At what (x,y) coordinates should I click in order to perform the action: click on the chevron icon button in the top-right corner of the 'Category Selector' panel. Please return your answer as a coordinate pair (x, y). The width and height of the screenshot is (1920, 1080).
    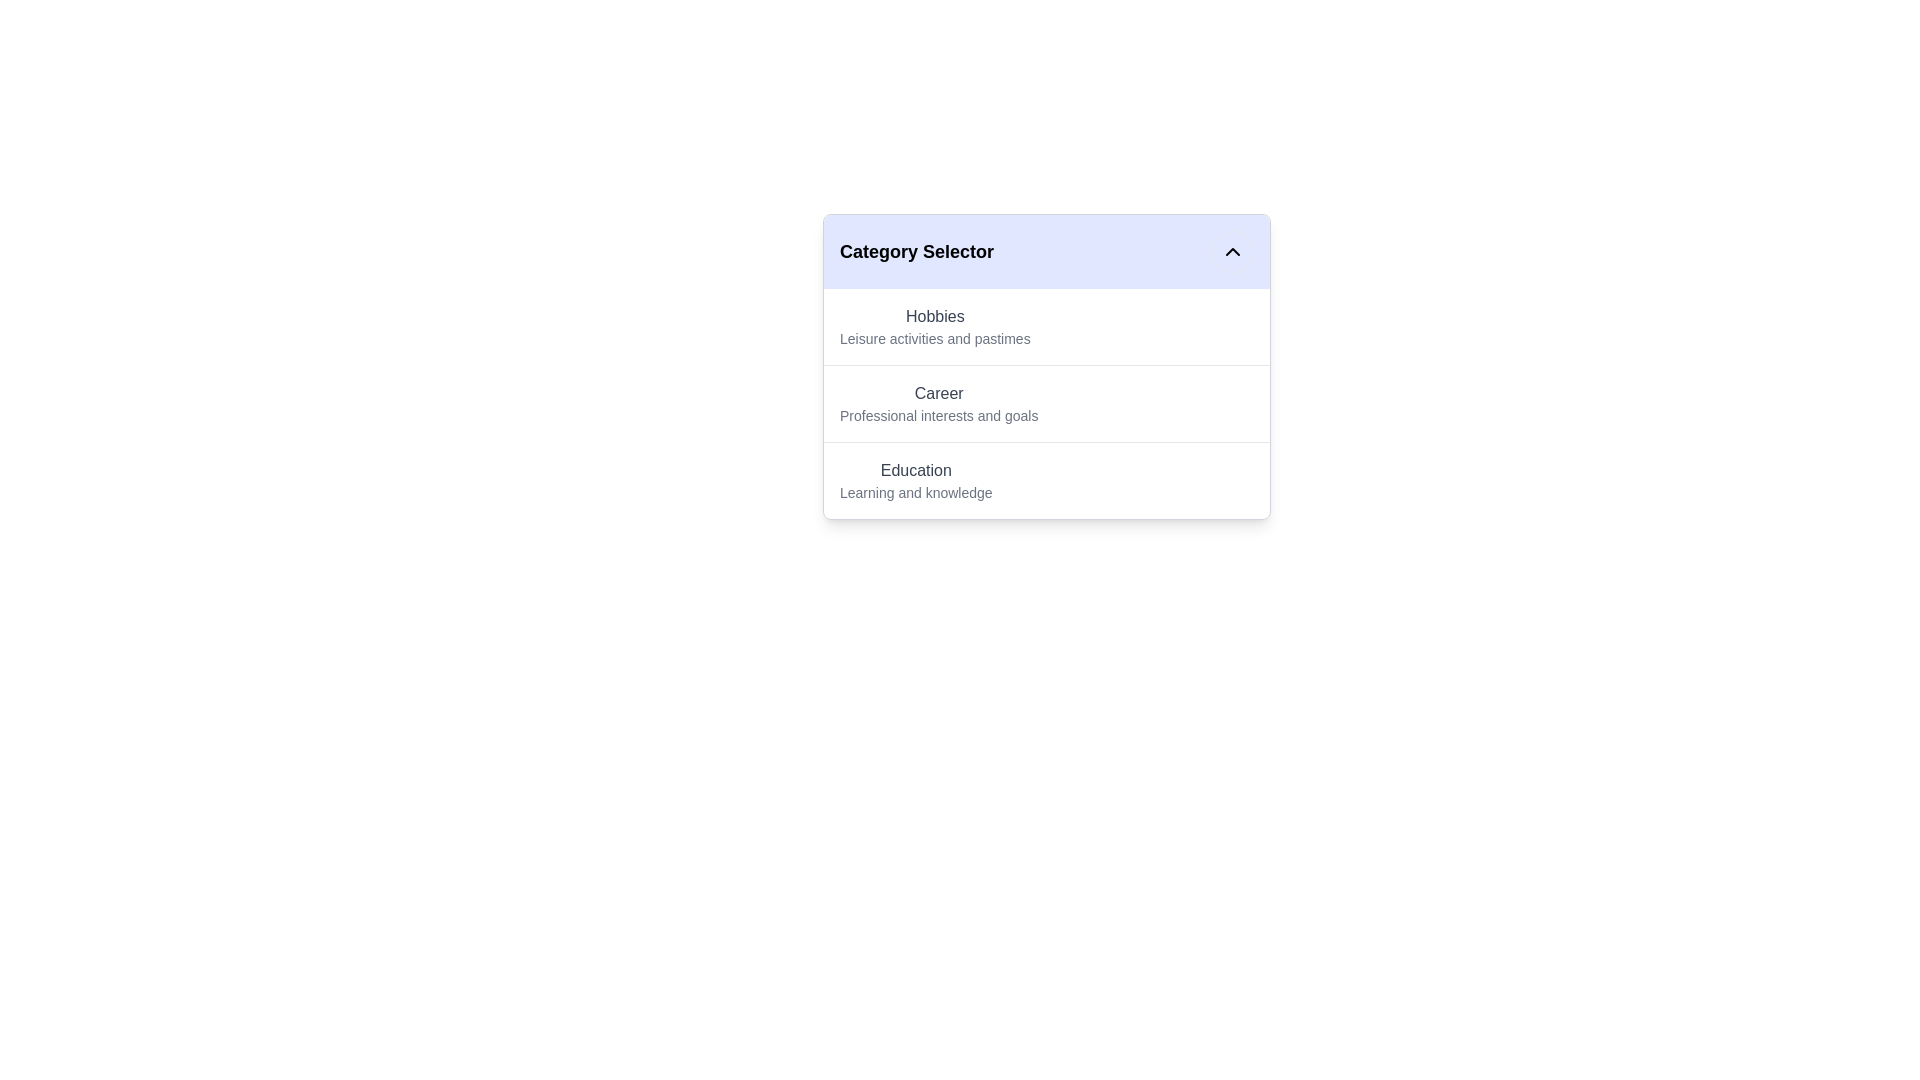
    Looking at the image, I should click on (1232, 250).